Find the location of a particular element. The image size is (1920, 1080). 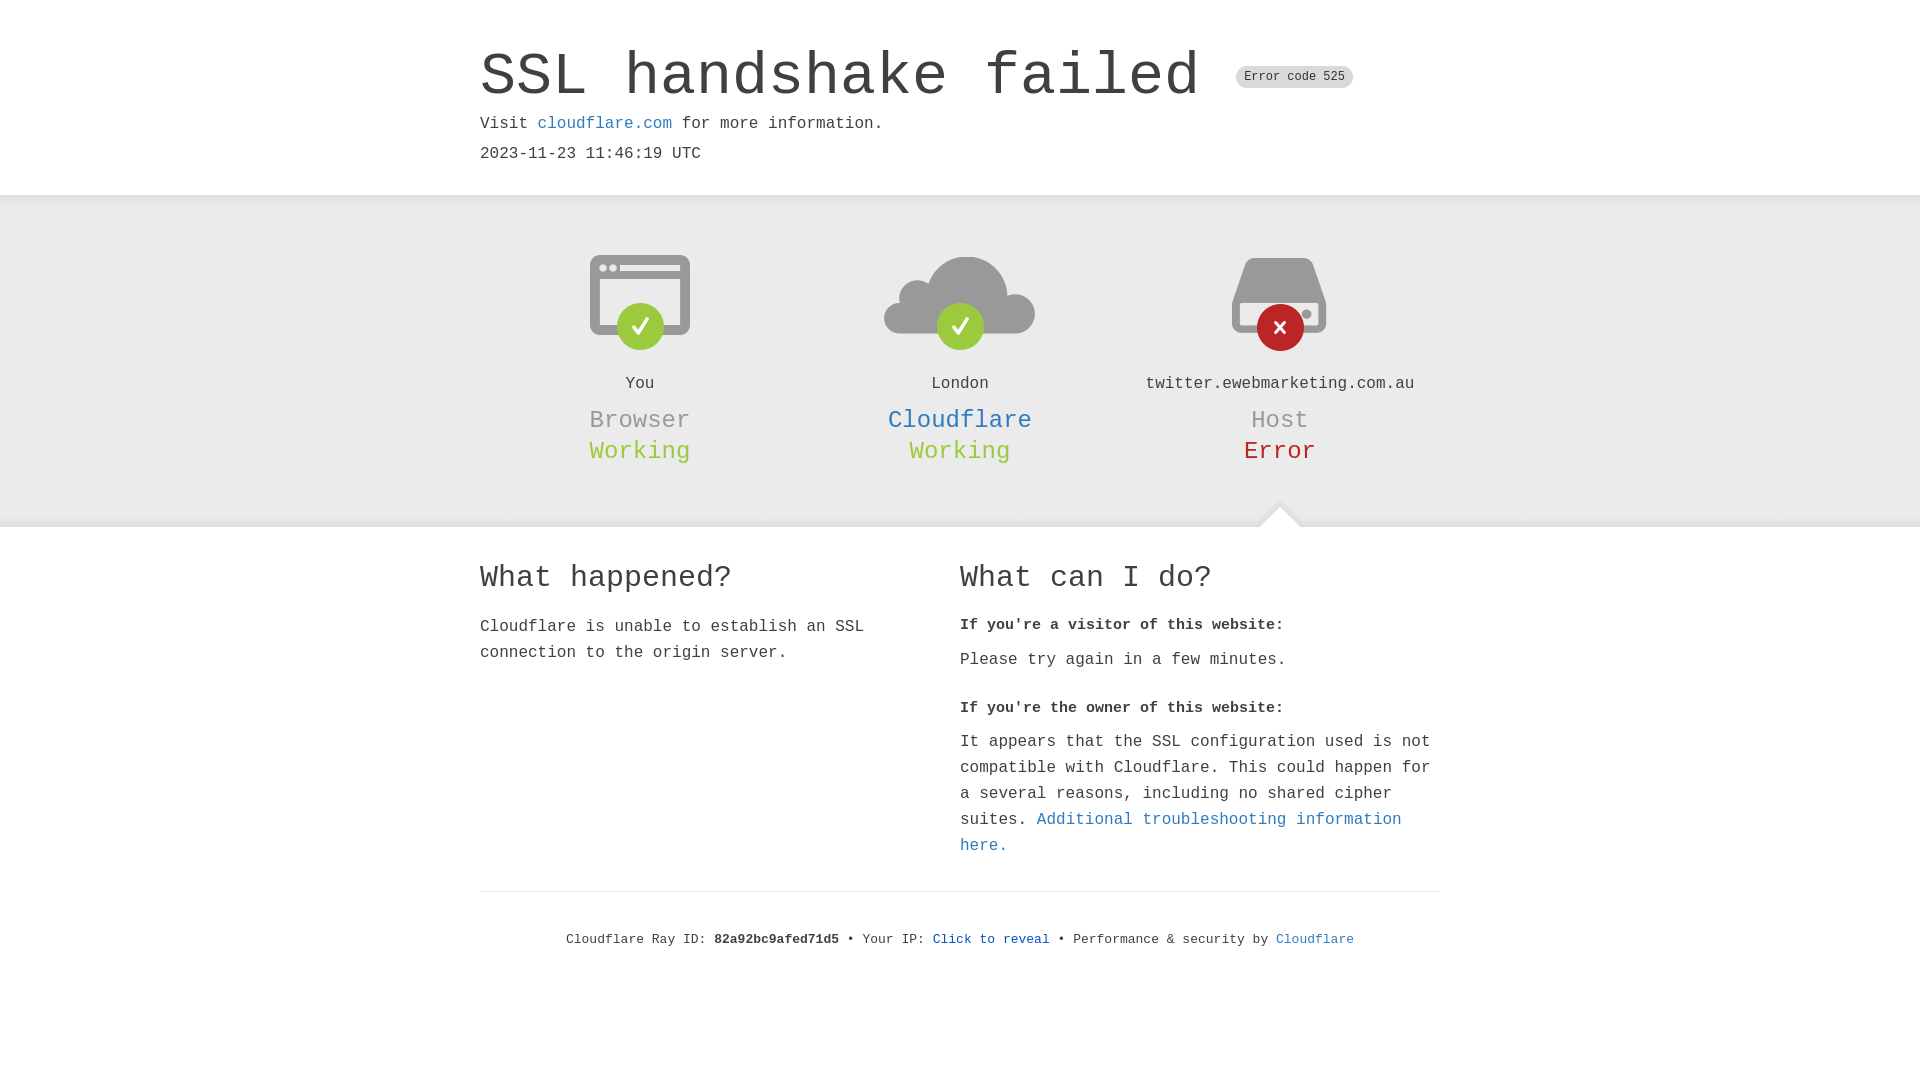

'Cloudflare' is located at coordinates (960, 419).